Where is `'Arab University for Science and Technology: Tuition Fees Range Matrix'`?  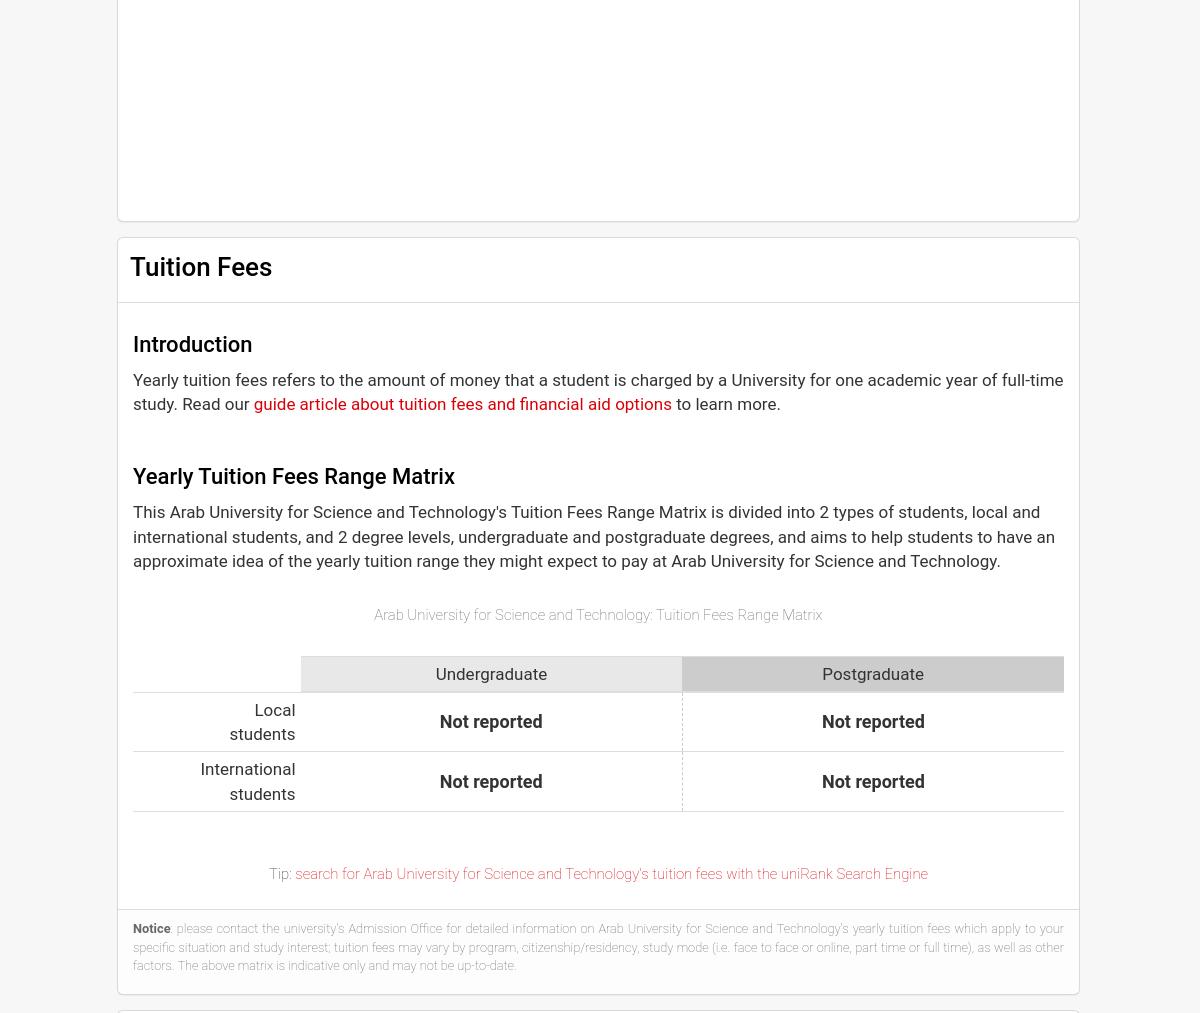
'Arab University for Science and Technology: Tuition Fees Range Matrix' is located at coordinates (596, 613).